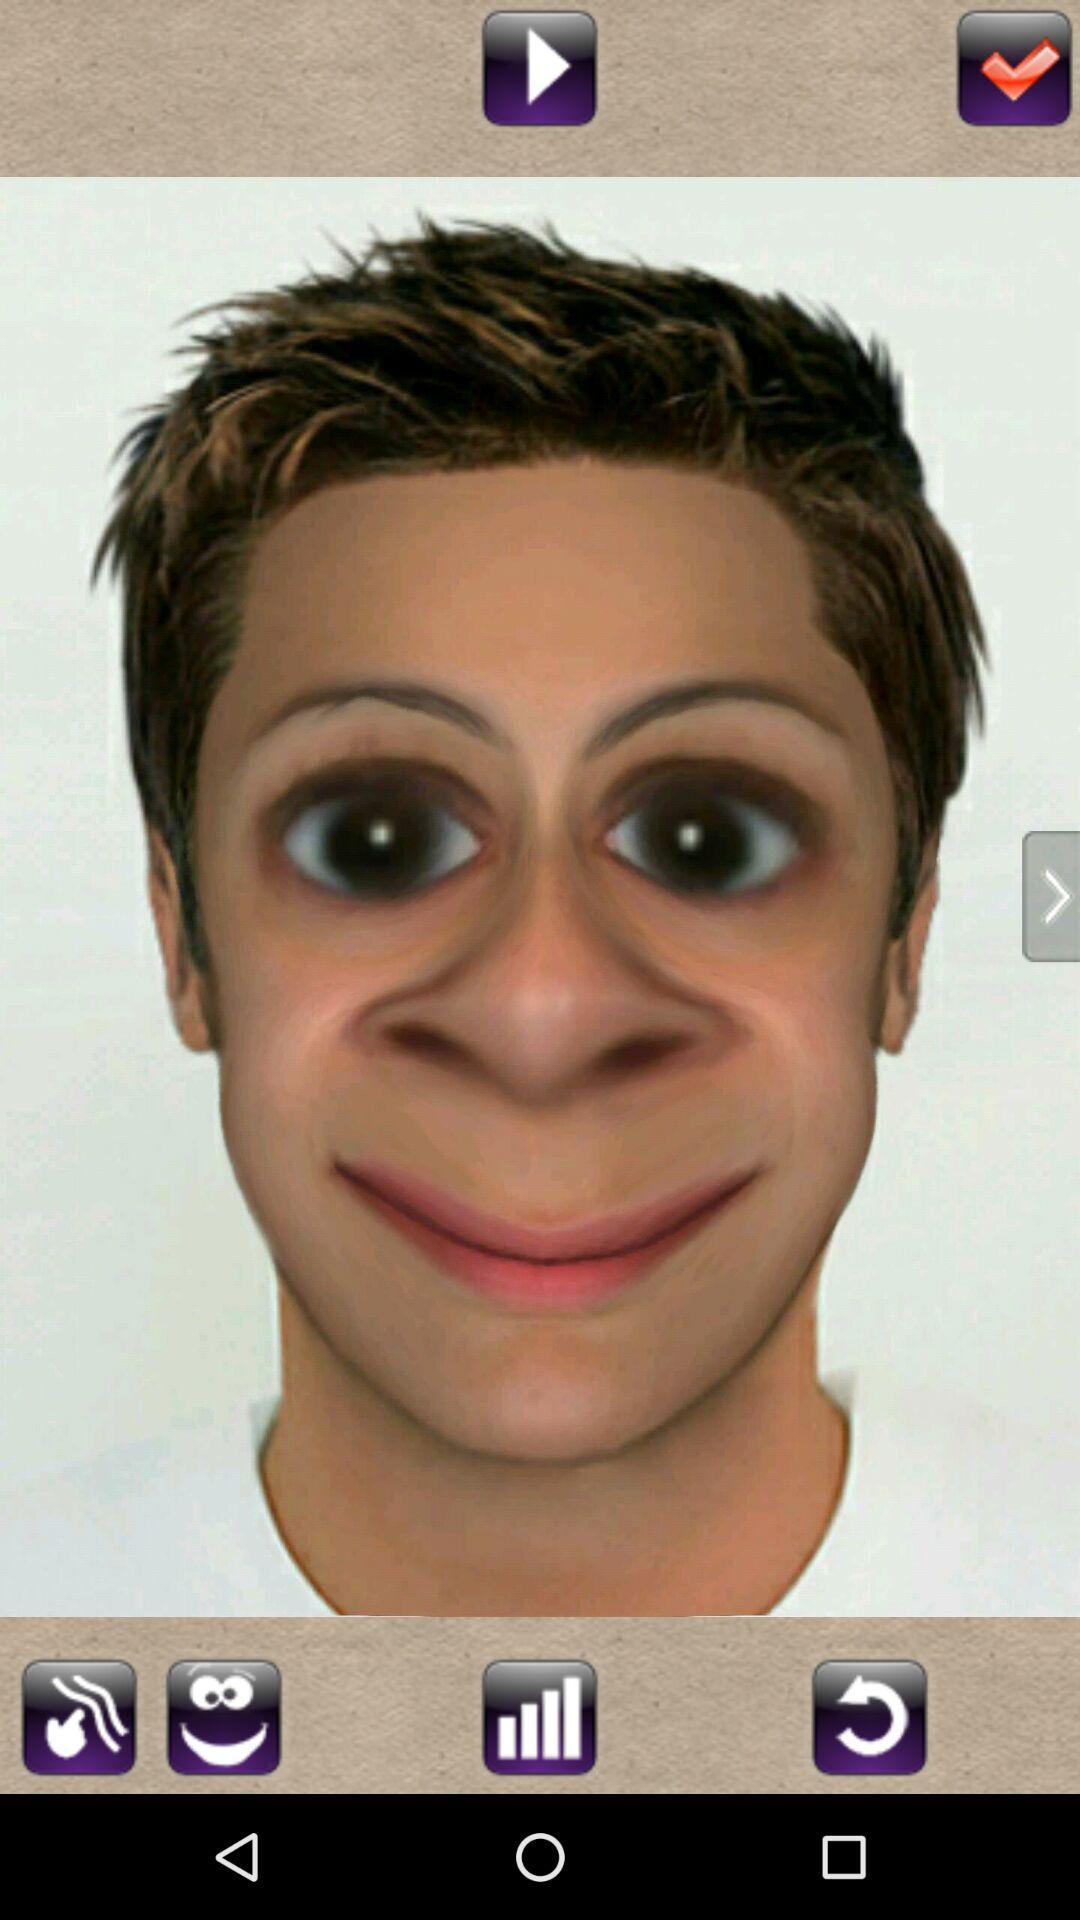  Describe the element at coordinates (1014, 65) in the screenshot. I see `confirm and save your edits and filters on this photo` at that location.